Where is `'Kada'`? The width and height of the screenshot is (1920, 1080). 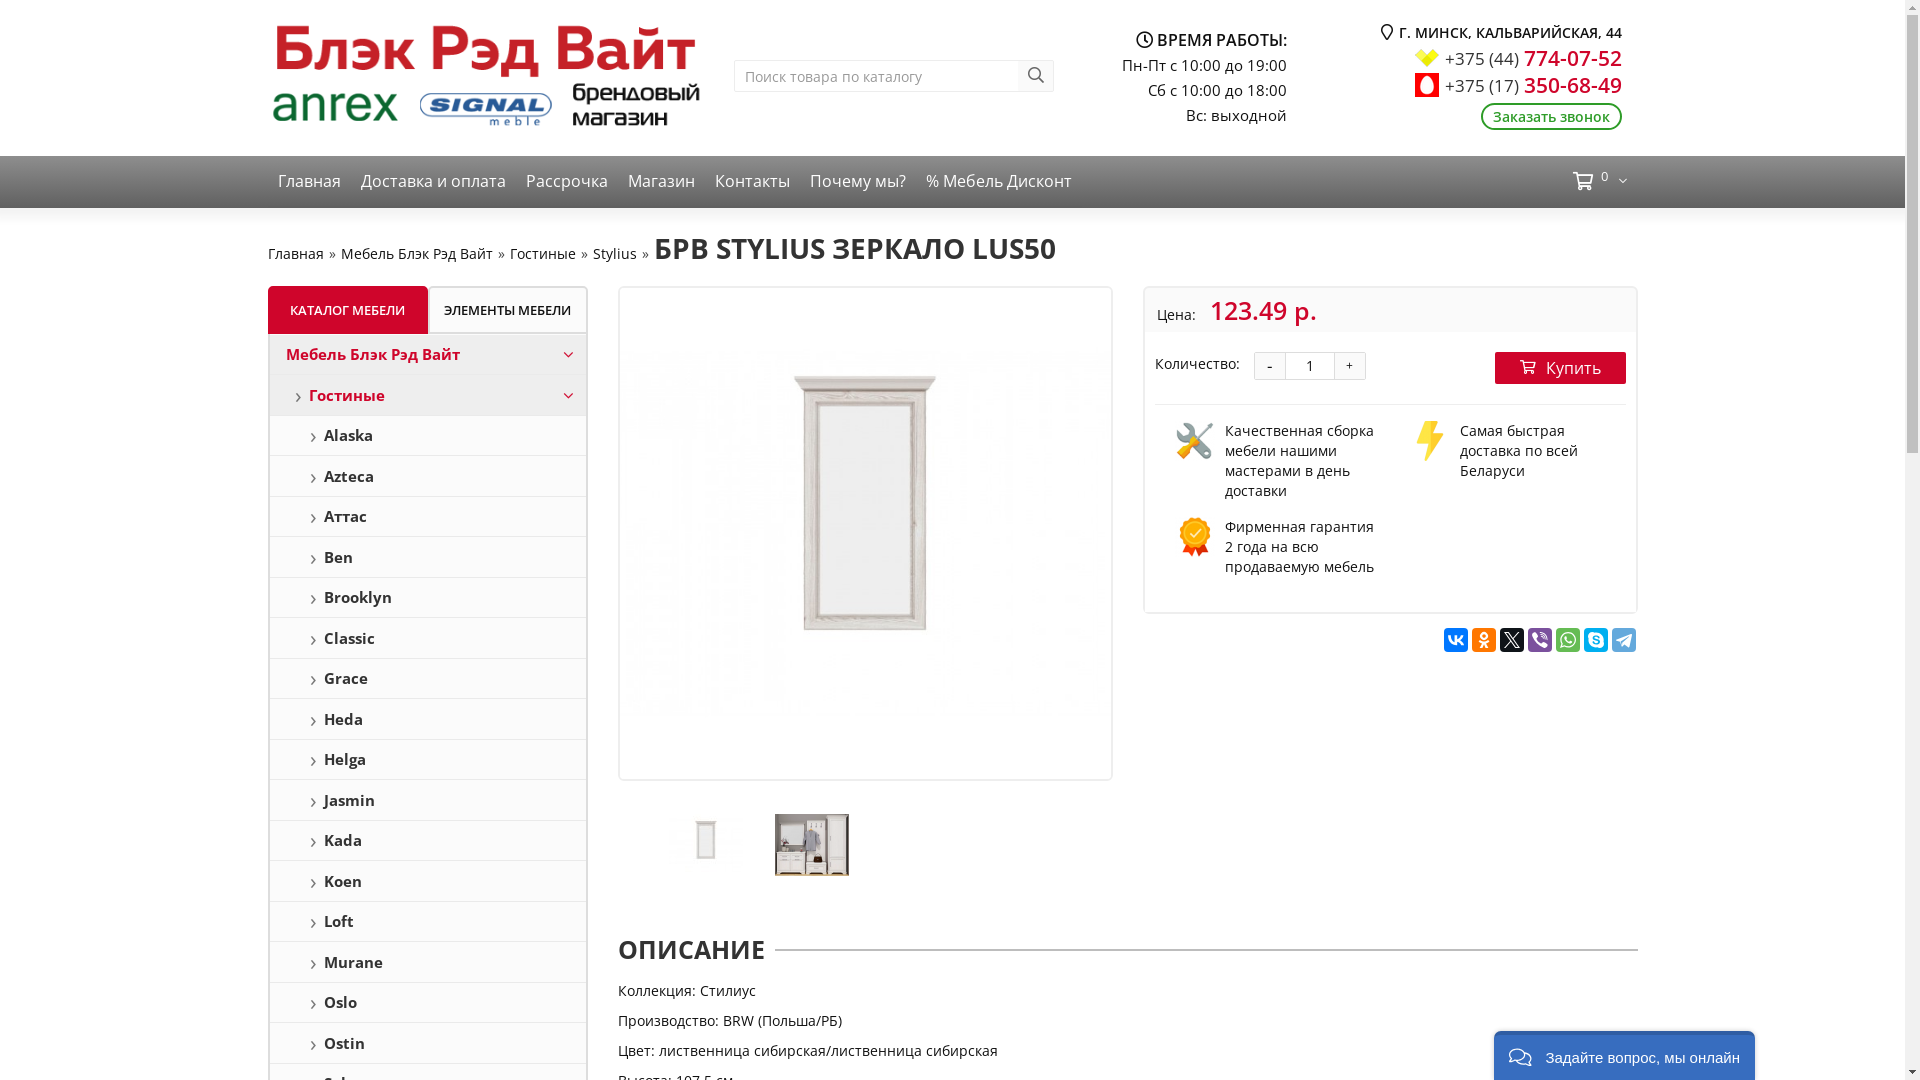 'Kada' is located at coordinates (426, 840).